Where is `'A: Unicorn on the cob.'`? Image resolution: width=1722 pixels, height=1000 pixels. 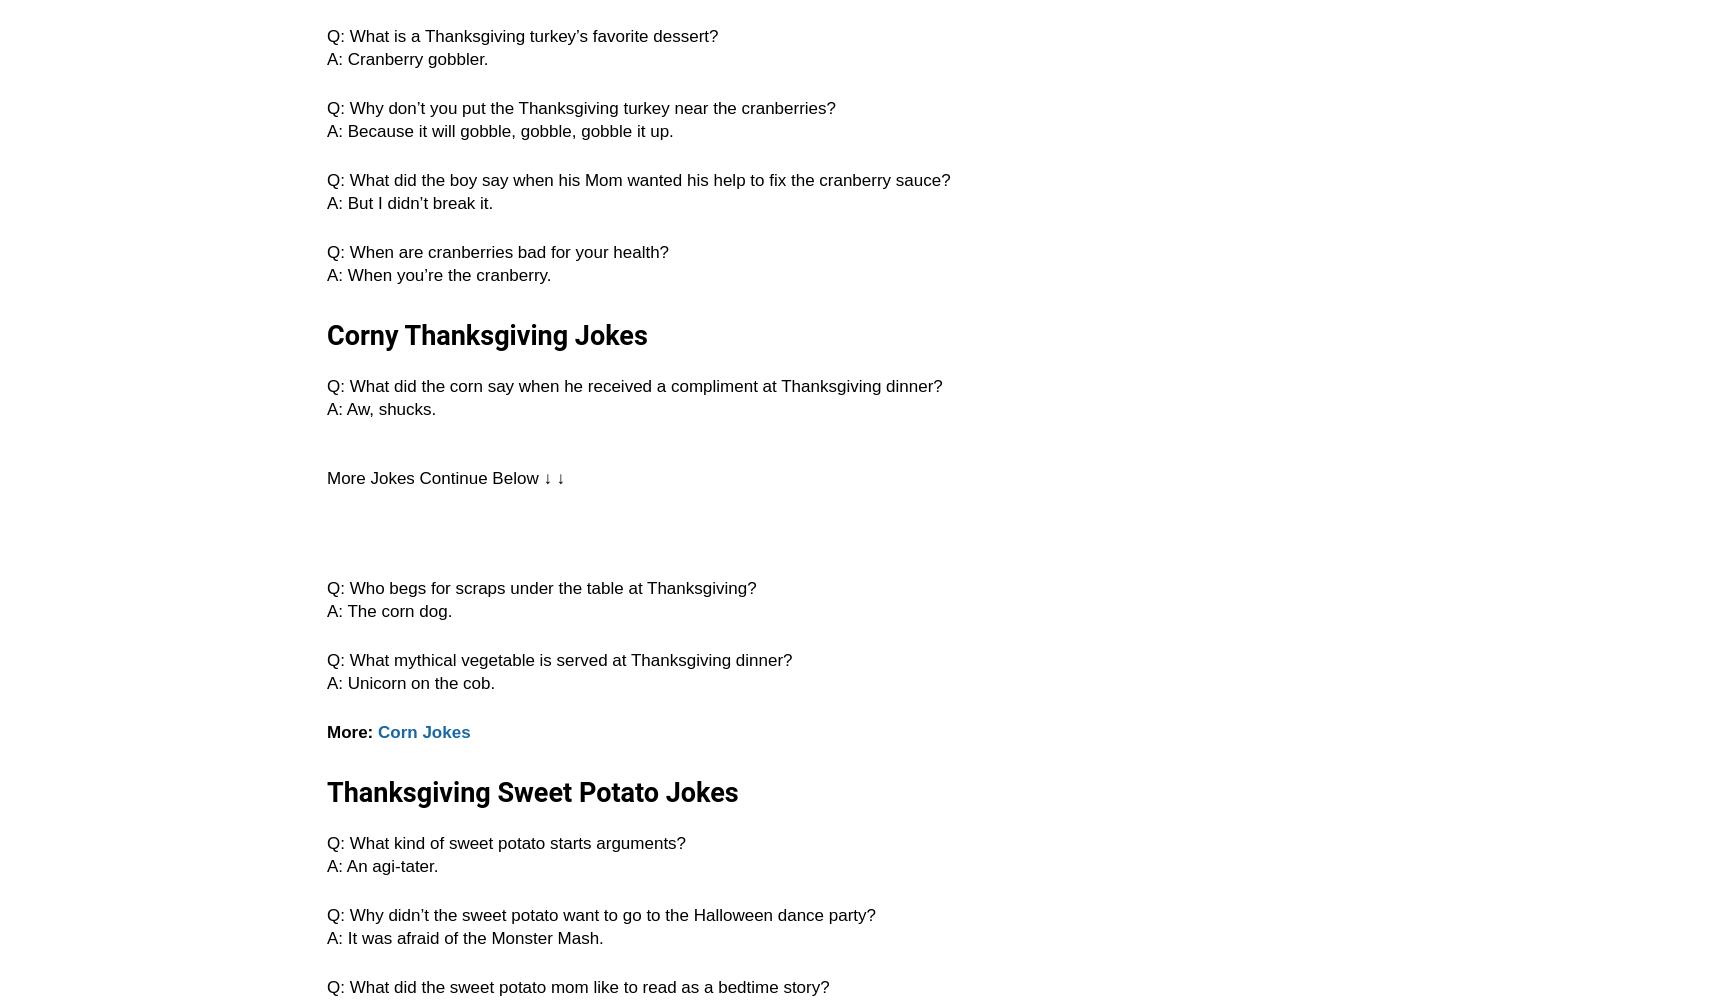 'A: Unicorn on the cob.' is located at coordinates (326, 683).